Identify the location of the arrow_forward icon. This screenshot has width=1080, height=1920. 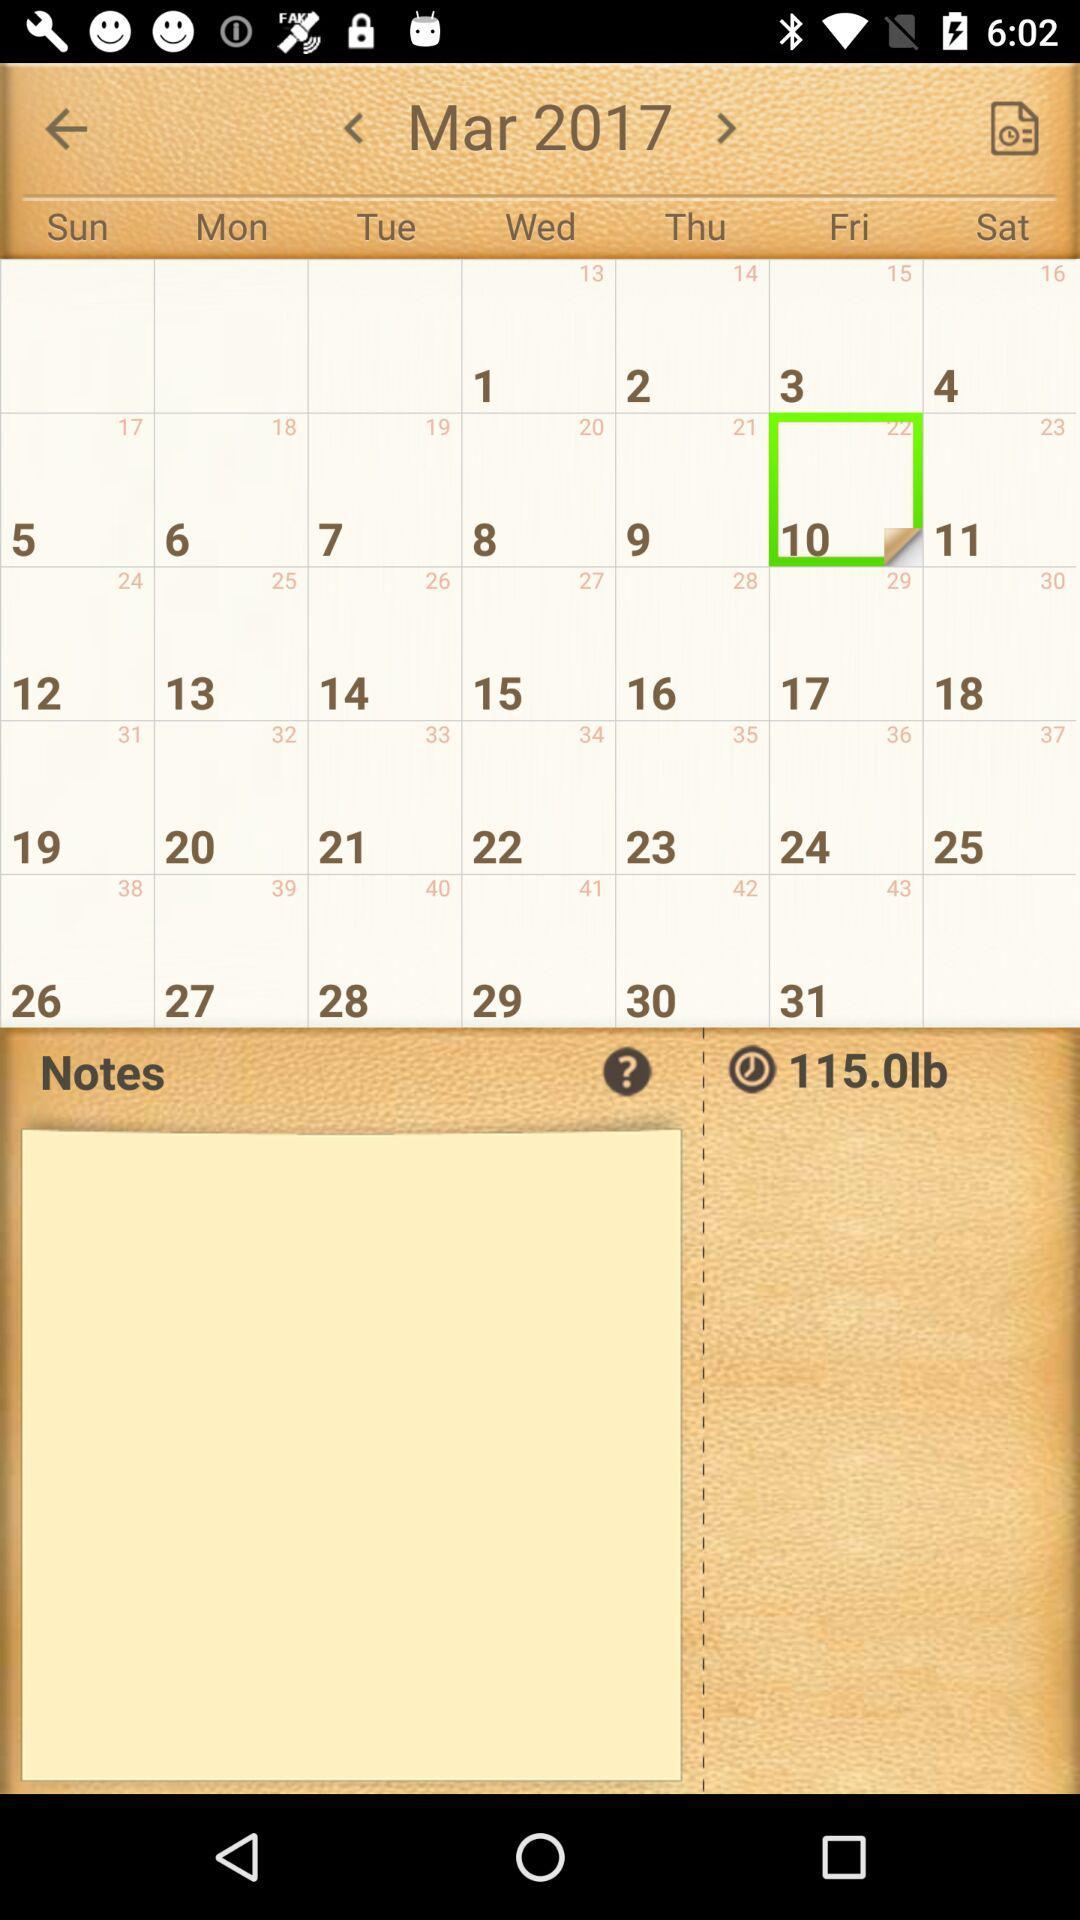
(725, 127).